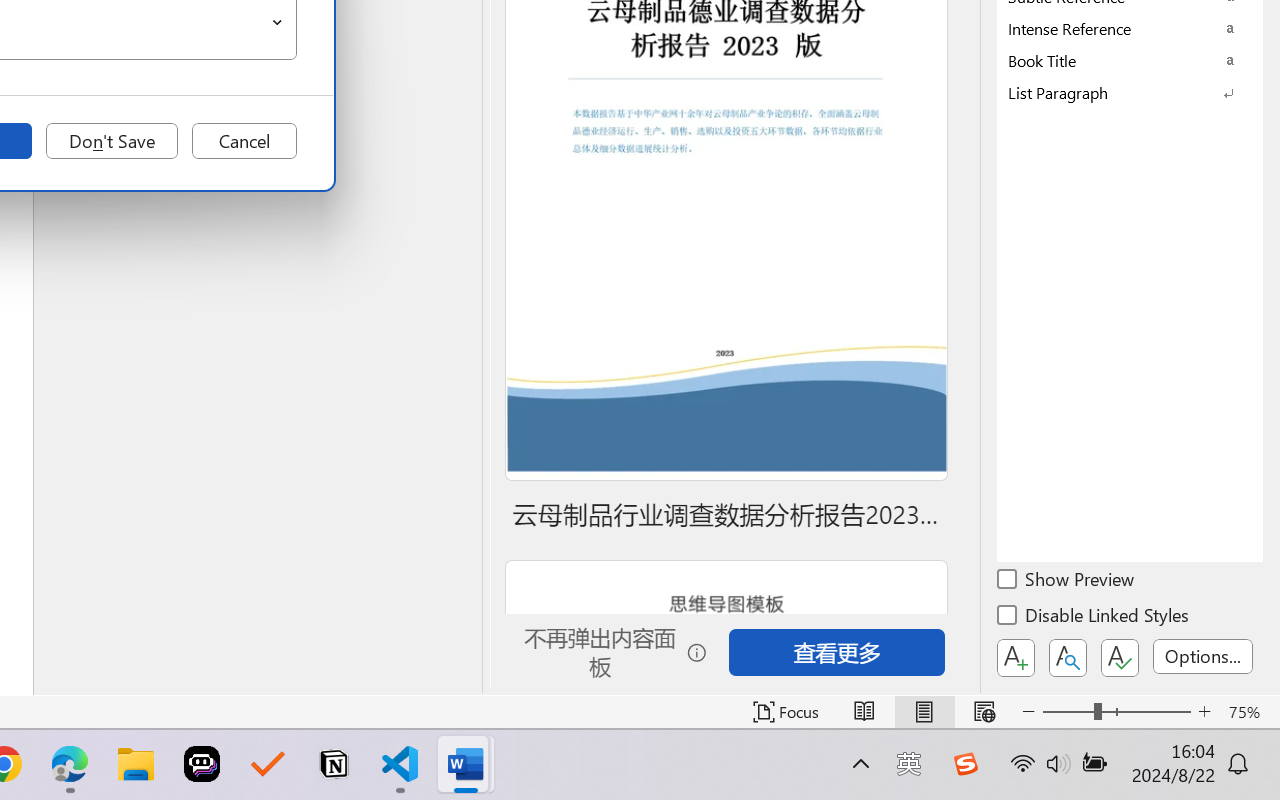 This screenshot has height=800, width=1280. Describe the element at coordinates (984, 711) in the screenshot. I see `'Web Layout'` at that location.